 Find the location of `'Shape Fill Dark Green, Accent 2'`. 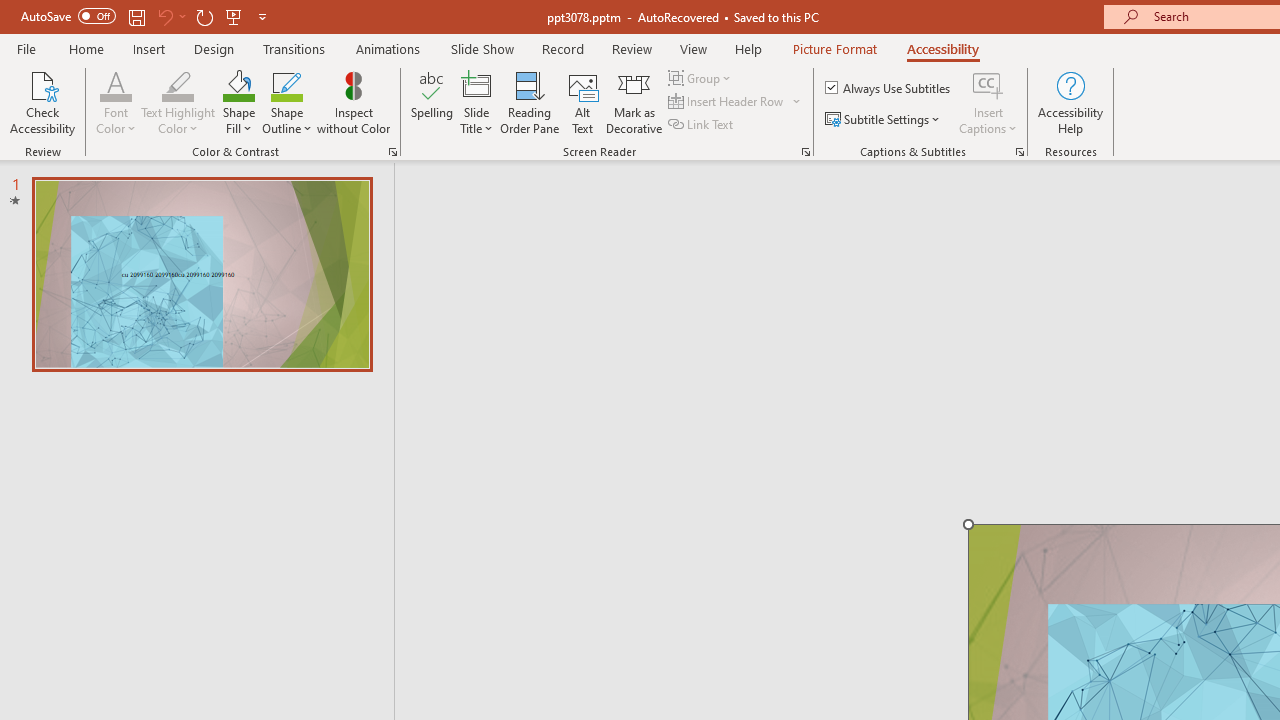

'Shape Fill Dark Green, Accent 2' is located at coordinates (238, 84).